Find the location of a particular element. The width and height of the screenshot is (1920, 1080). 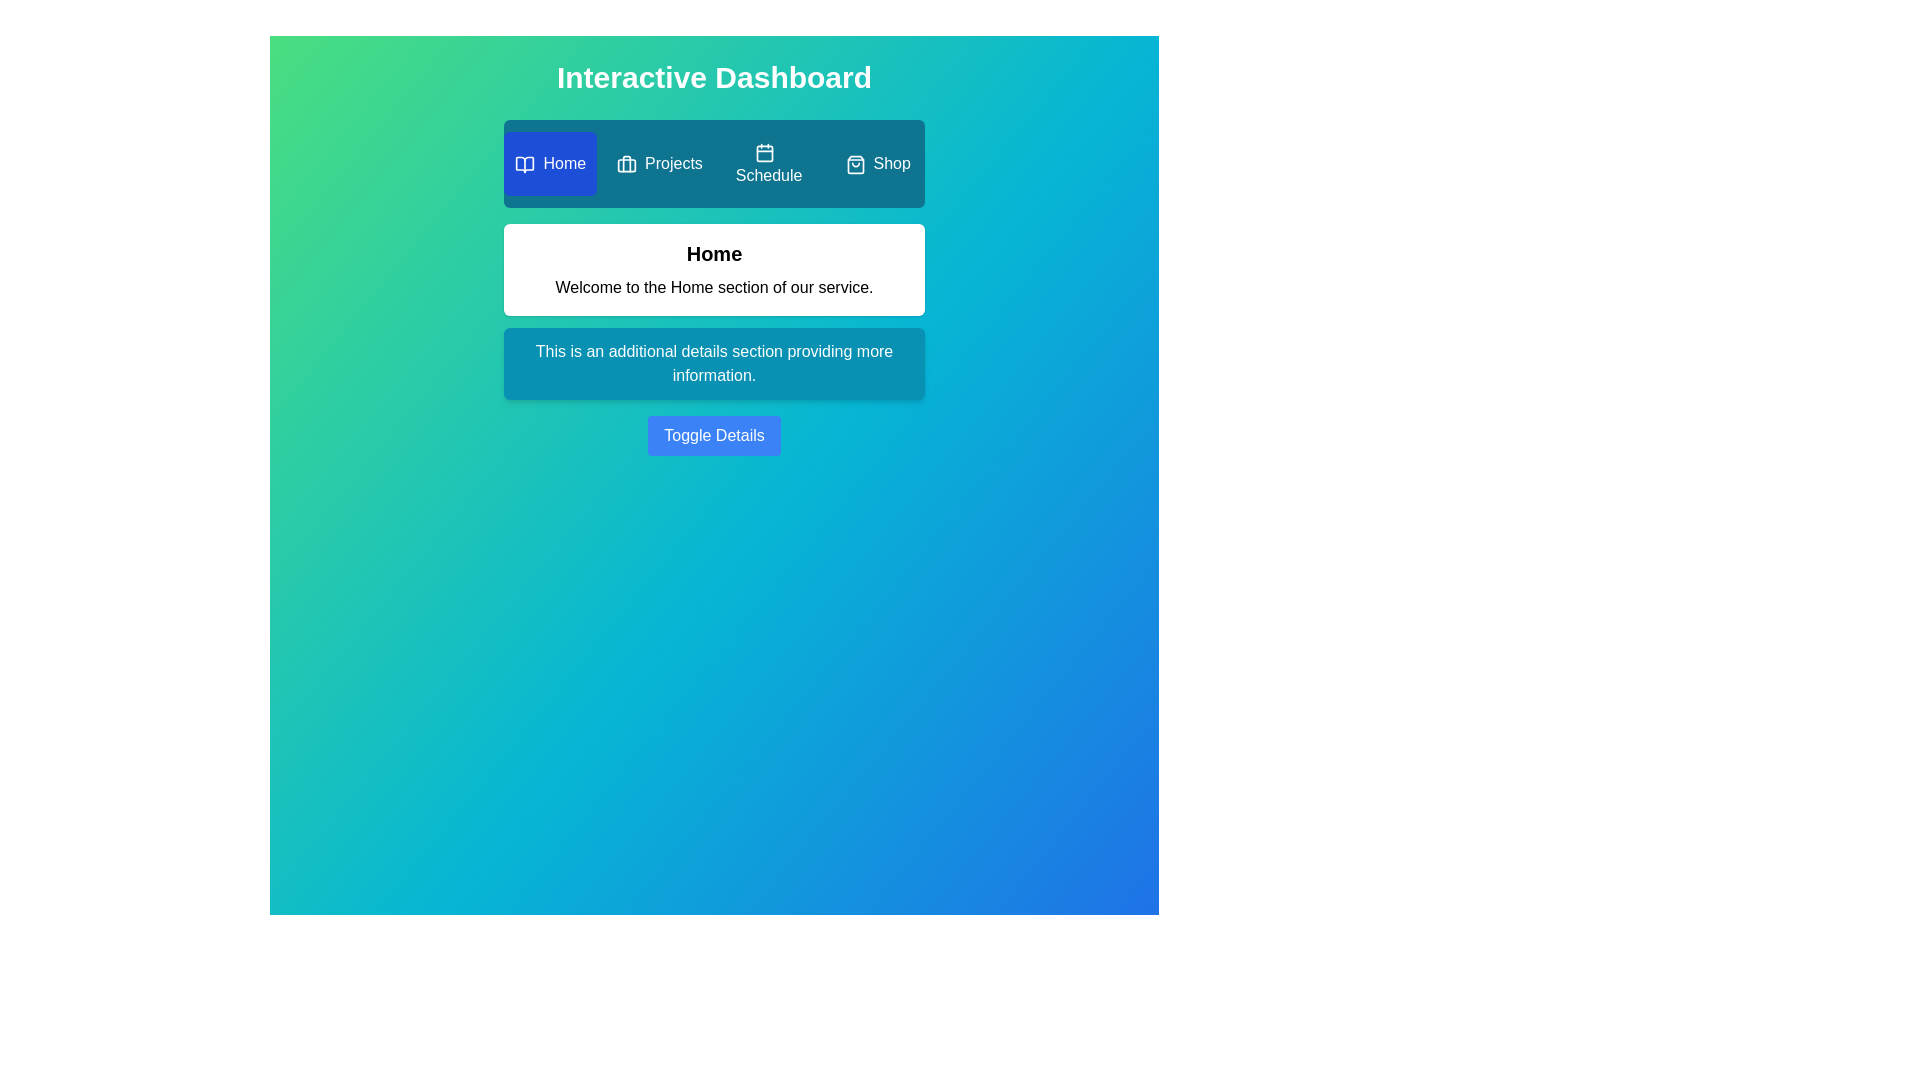

the Home tab by clicking on it is located at coordinates (550, 163).